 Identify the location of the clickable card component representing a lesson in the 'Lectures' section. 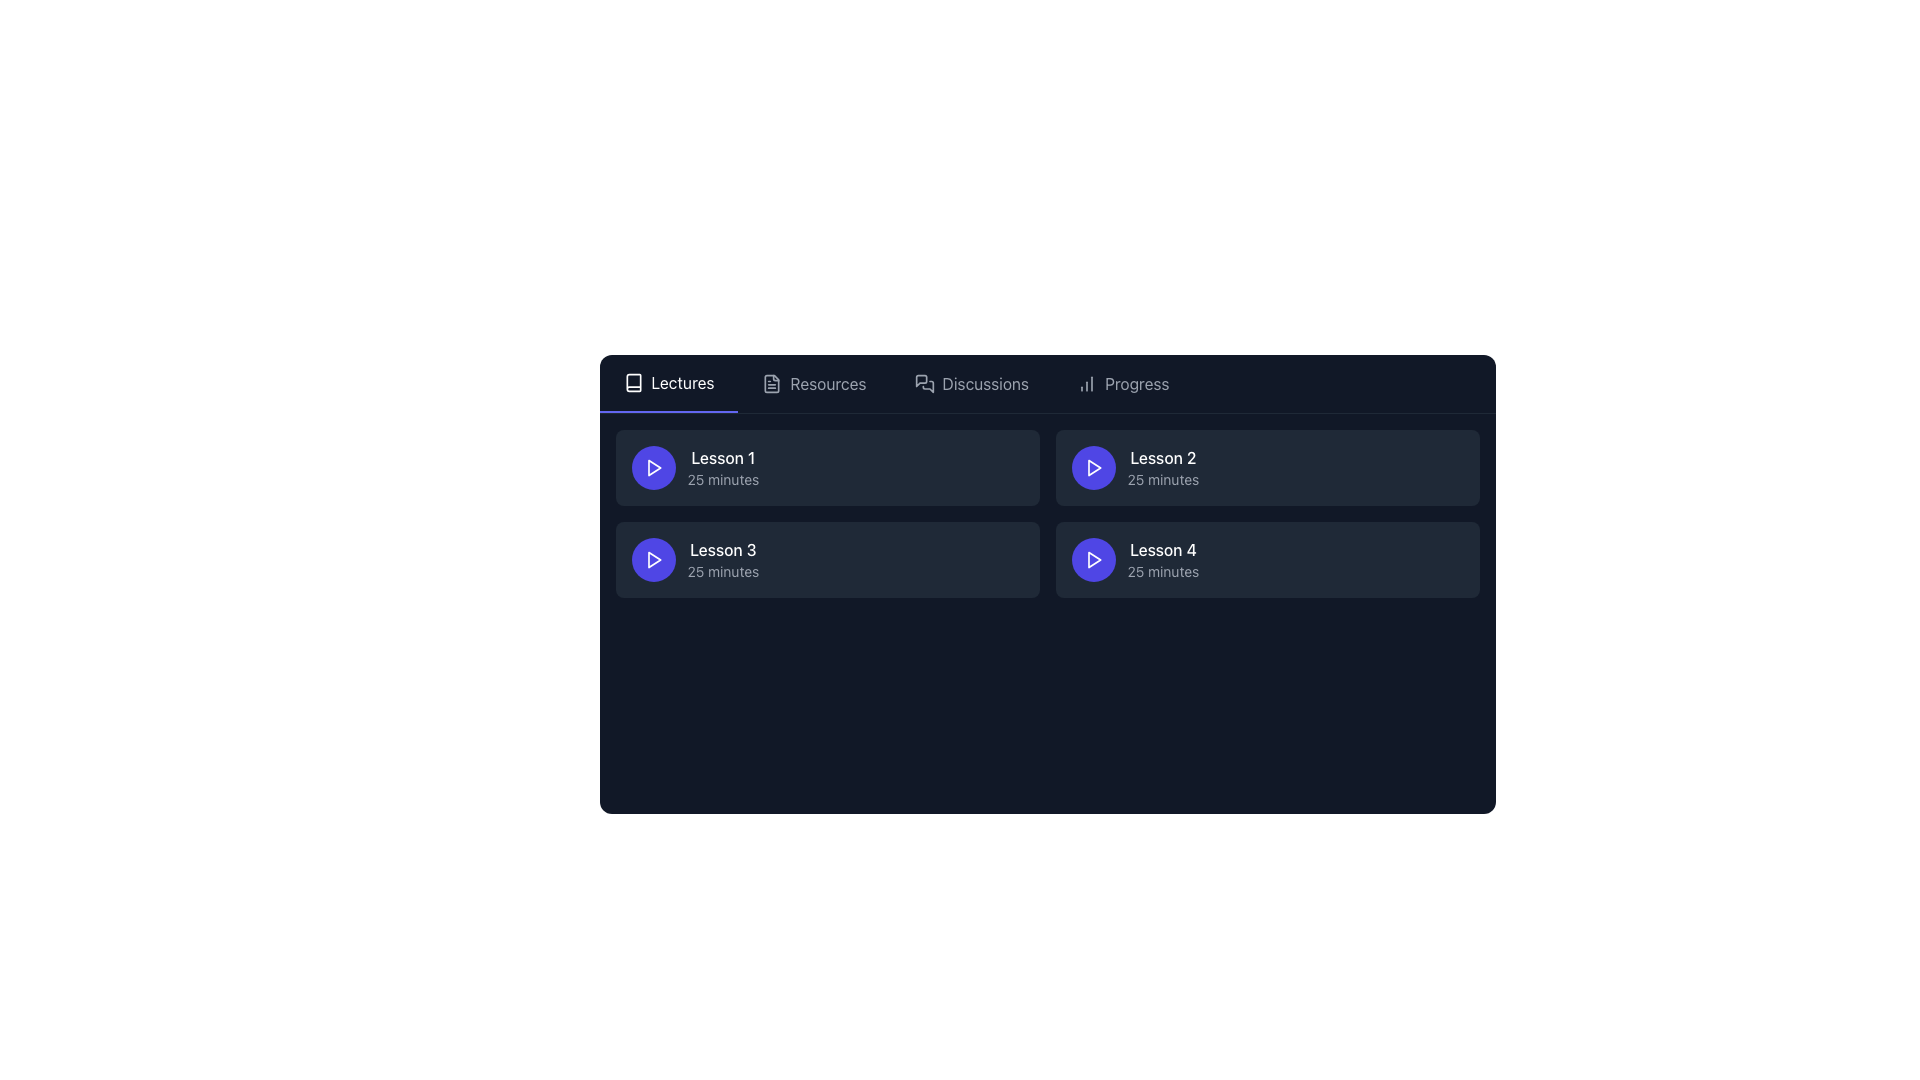
(827, 467).